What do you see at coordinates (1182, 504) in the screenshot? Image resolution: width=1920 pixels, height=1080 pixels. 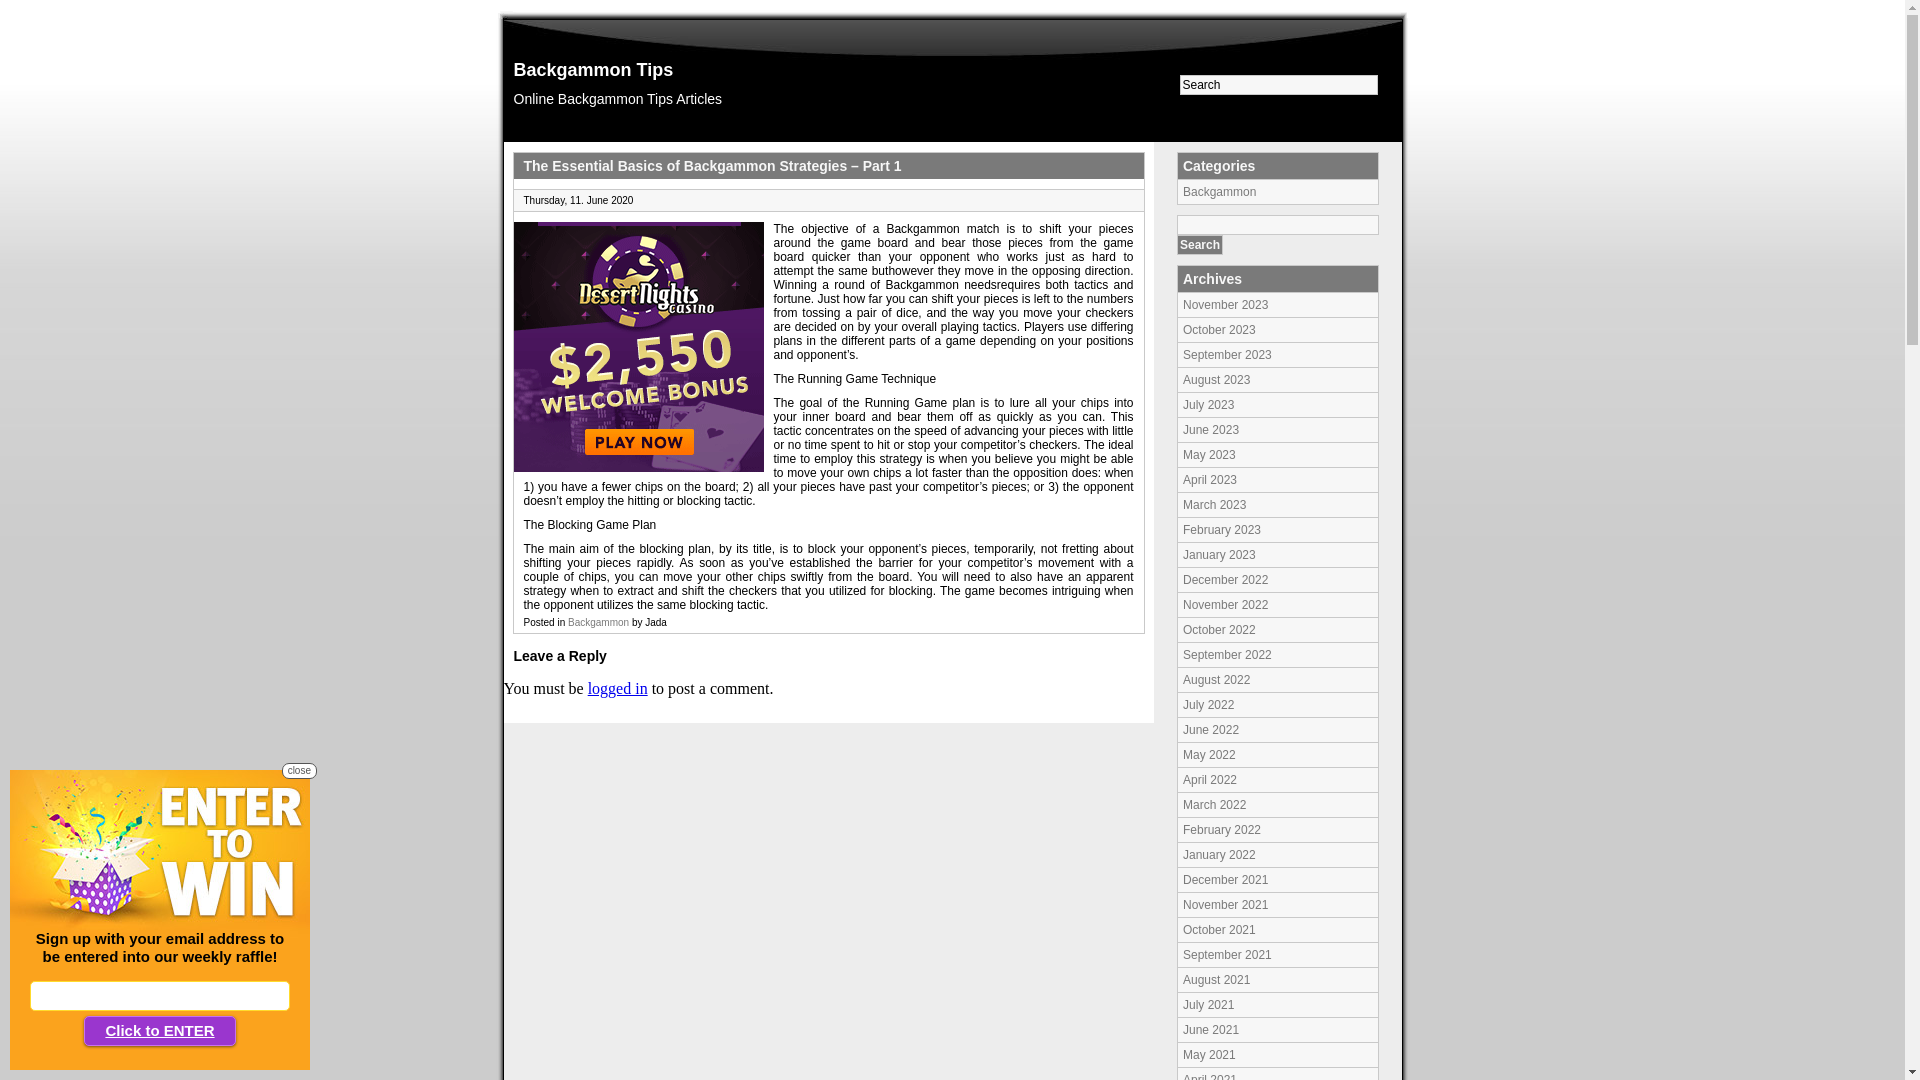 I see `'March 2023'` at bounding box center [1182, 504].